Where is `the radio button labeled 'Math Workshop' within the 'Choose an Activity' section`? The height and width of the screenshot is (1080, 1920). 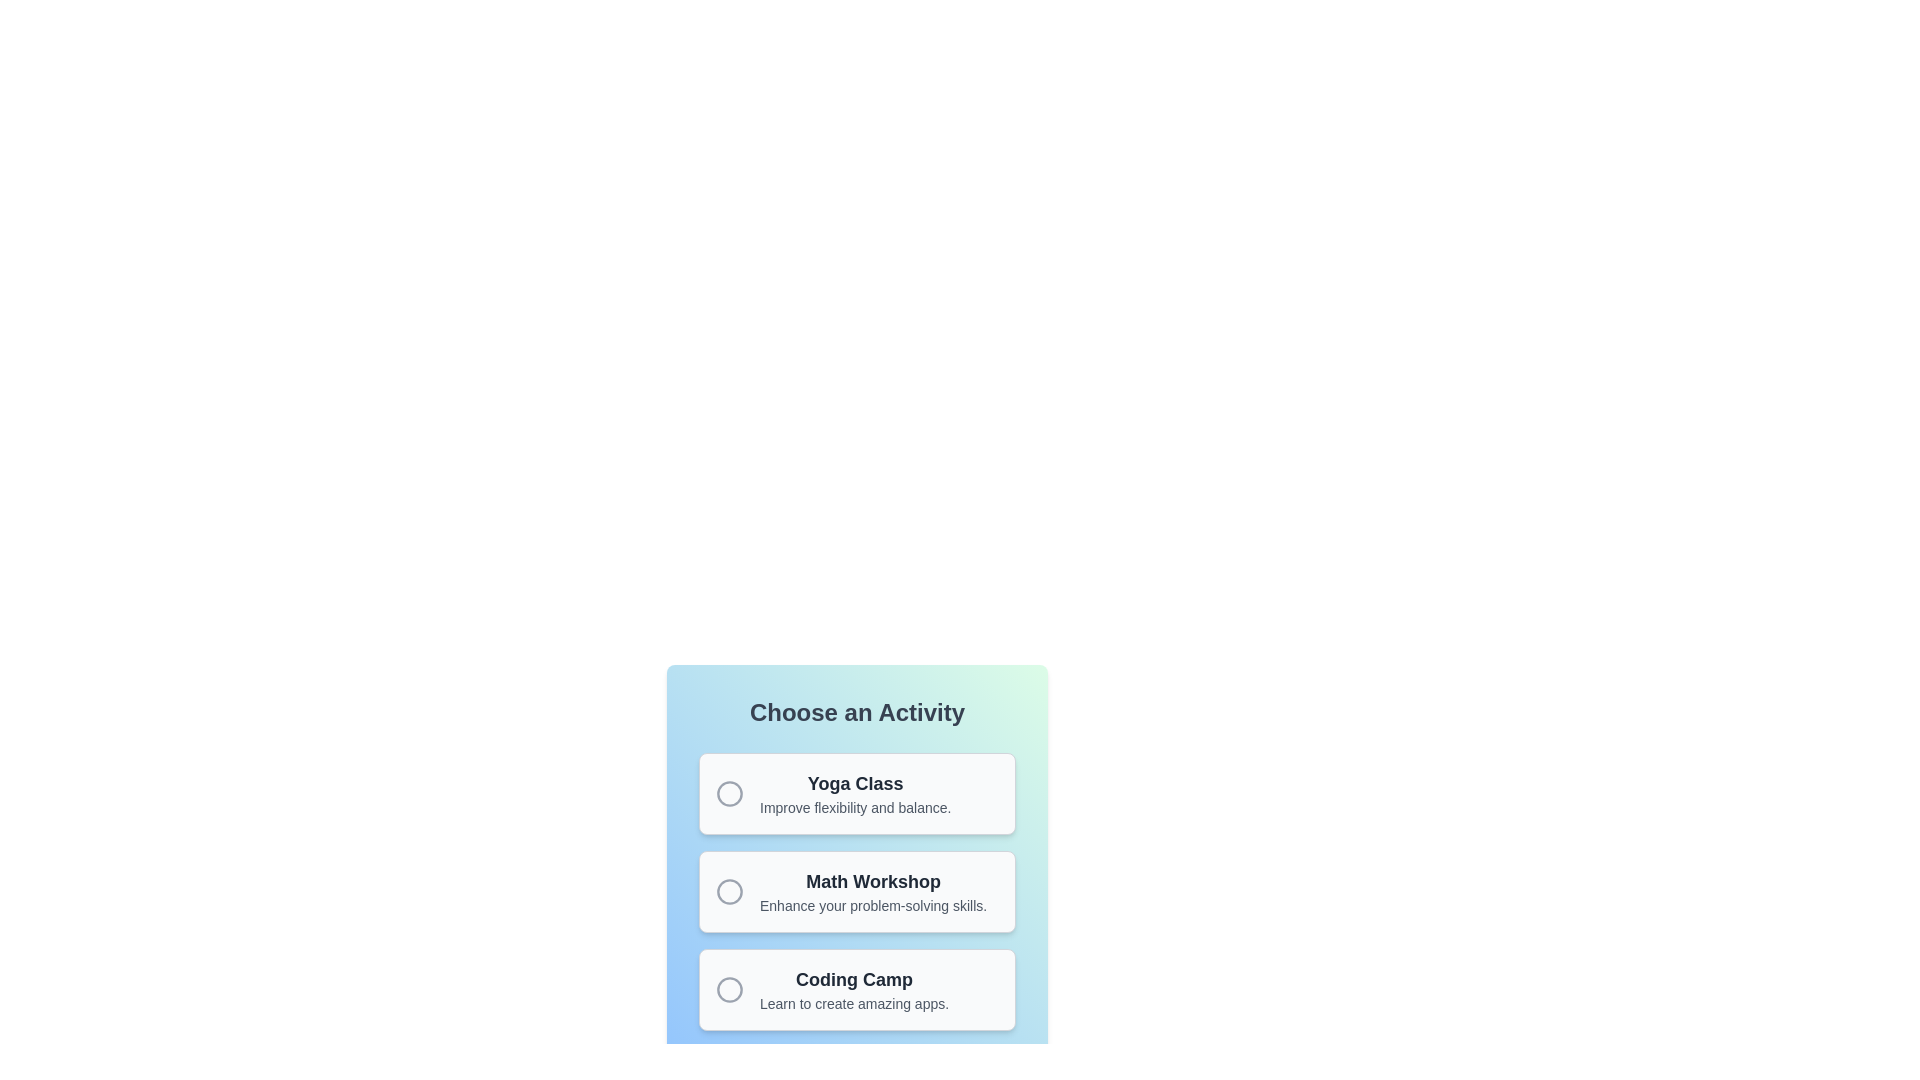
the radio button labeled 'Math Workshop' within the 'Choose an Activity' section is located at coordinates (728, 890).